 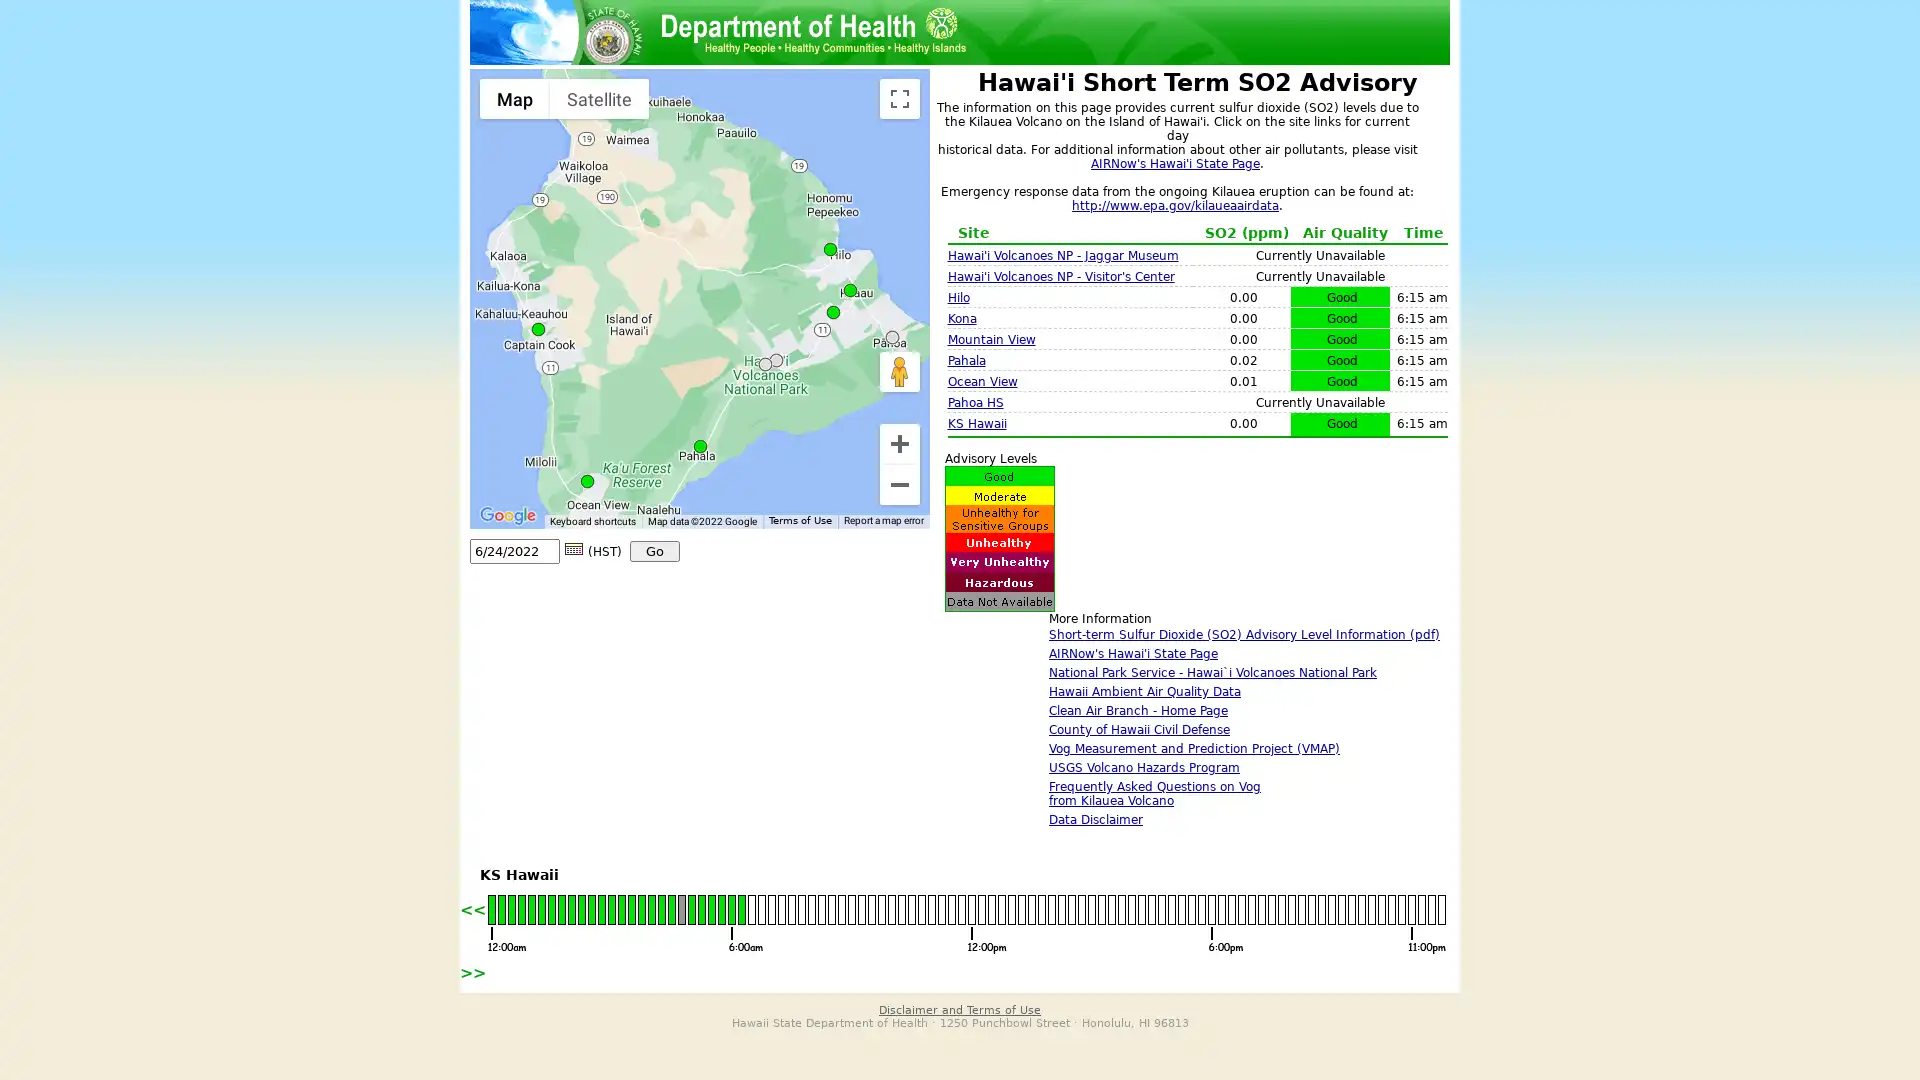 What do you see at coordinates (700, 445) in the screenshot?
I see `Pahala: SO2 0.02 ppm (Good) on 06/24 at 06:15 am` at bounding box center [700, 445].